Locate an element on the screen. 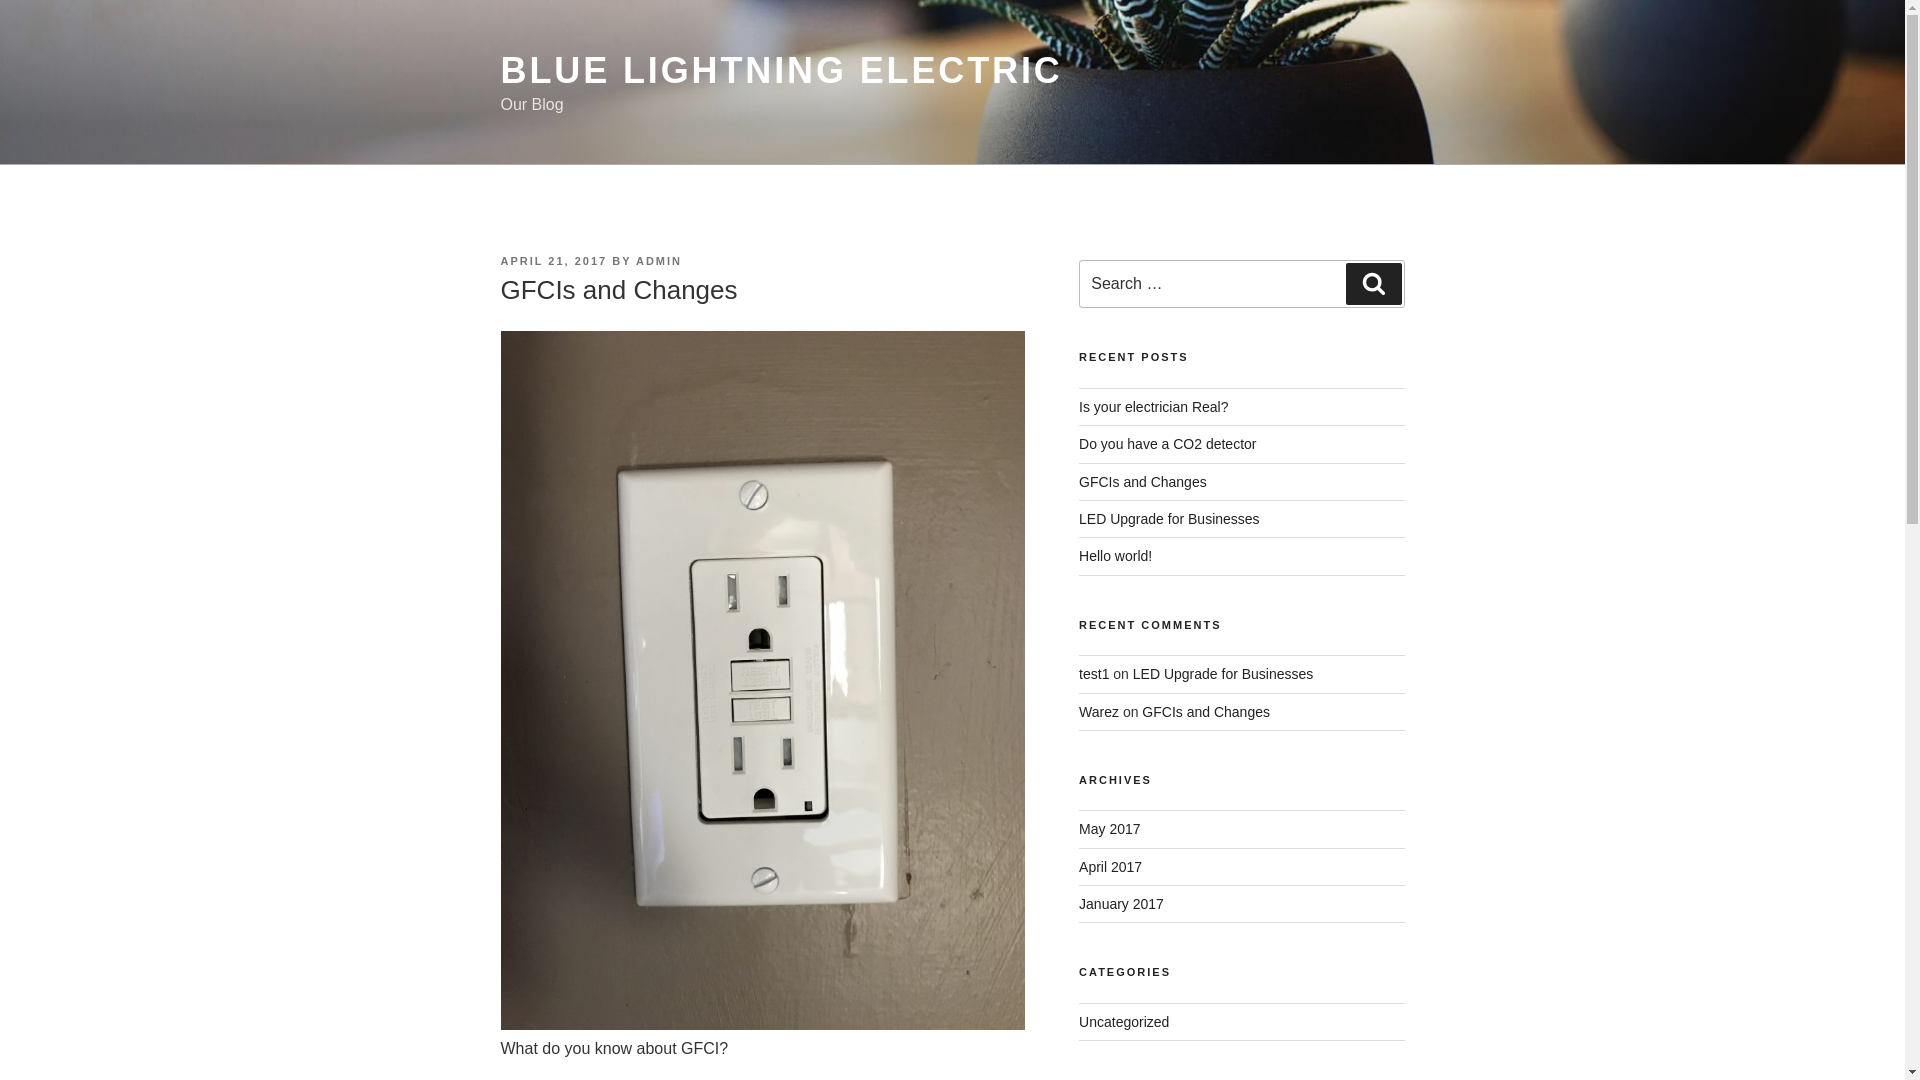 The width and height of the screenshot is (1920, 1080). 'Hello world!' is located at coordinates (1114, 555).